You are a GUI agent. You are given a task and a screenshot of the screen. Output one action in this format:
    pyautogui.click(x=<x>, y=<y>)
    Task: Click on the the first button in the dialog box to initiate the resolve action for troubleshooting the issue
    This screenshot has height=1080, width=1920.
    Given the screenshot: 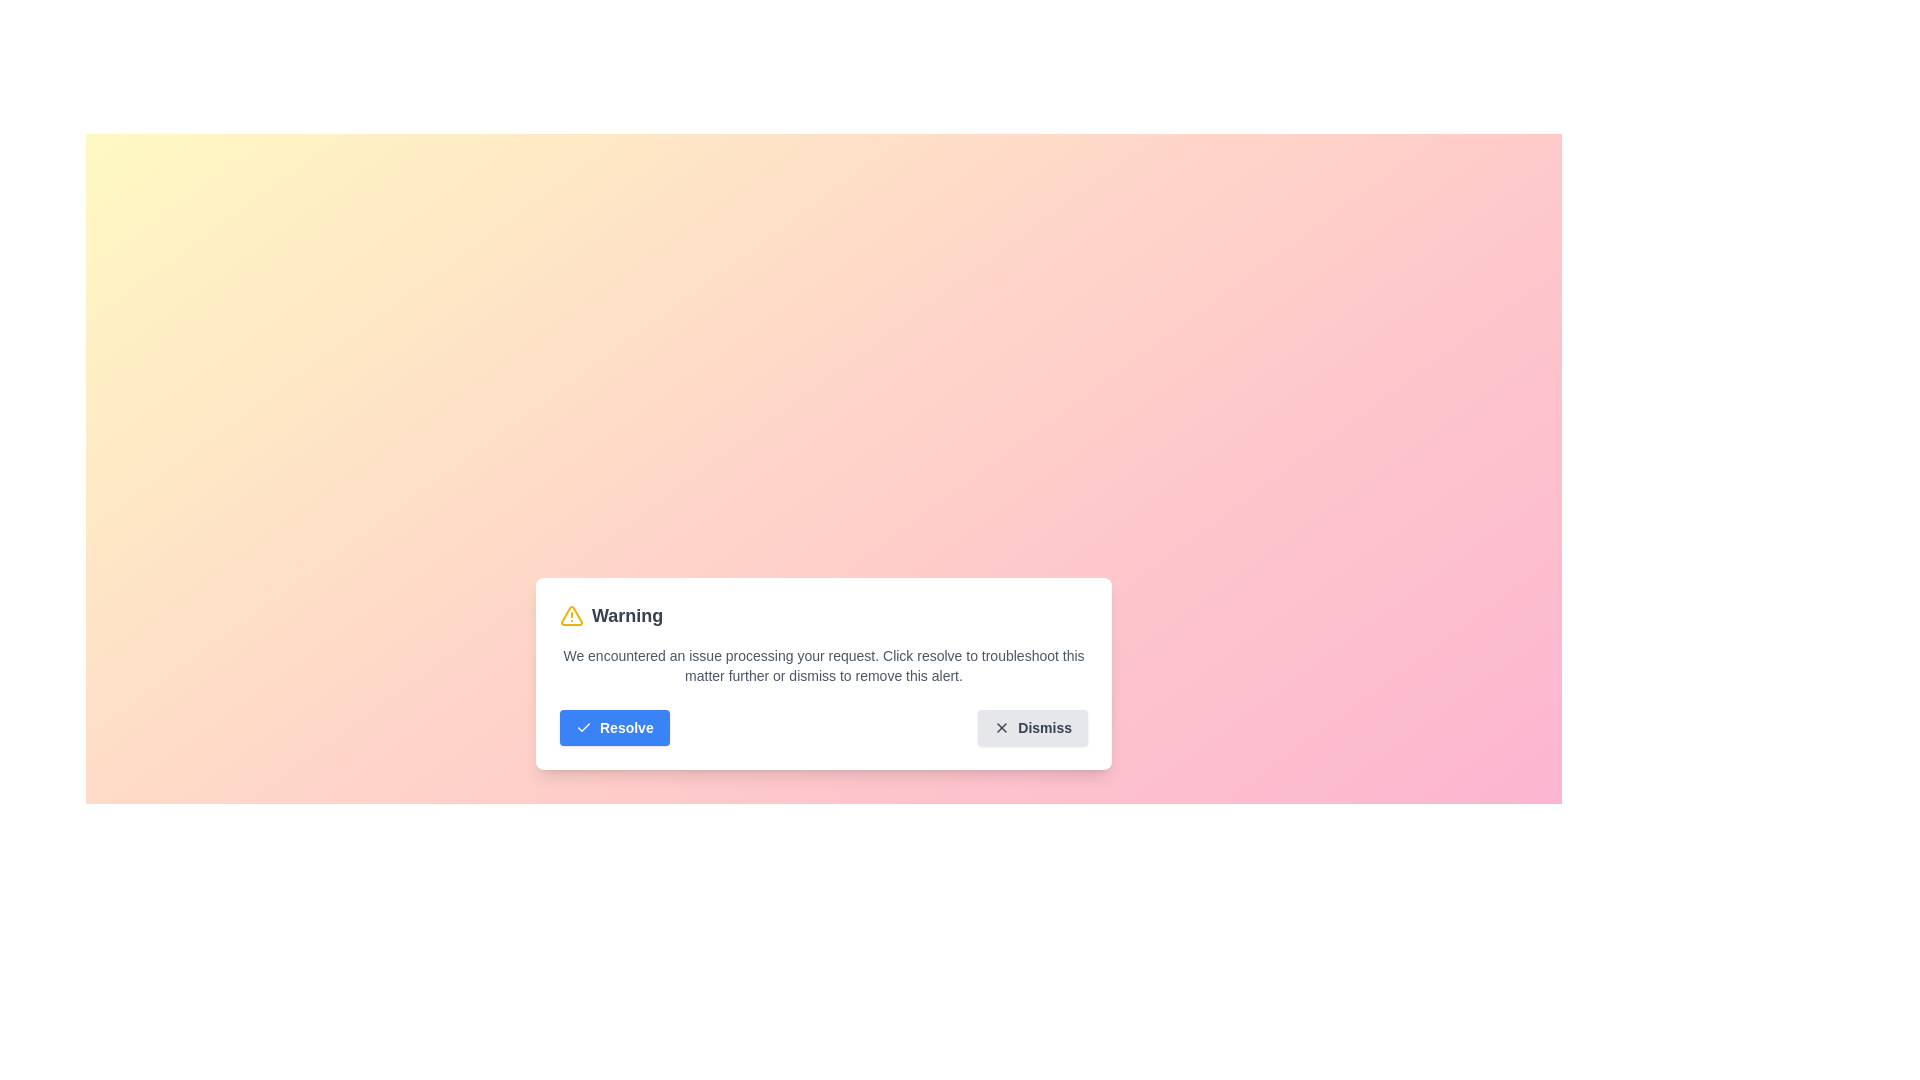 What is the action you would take?
    pyautogui.click(x=613, y=728)
    